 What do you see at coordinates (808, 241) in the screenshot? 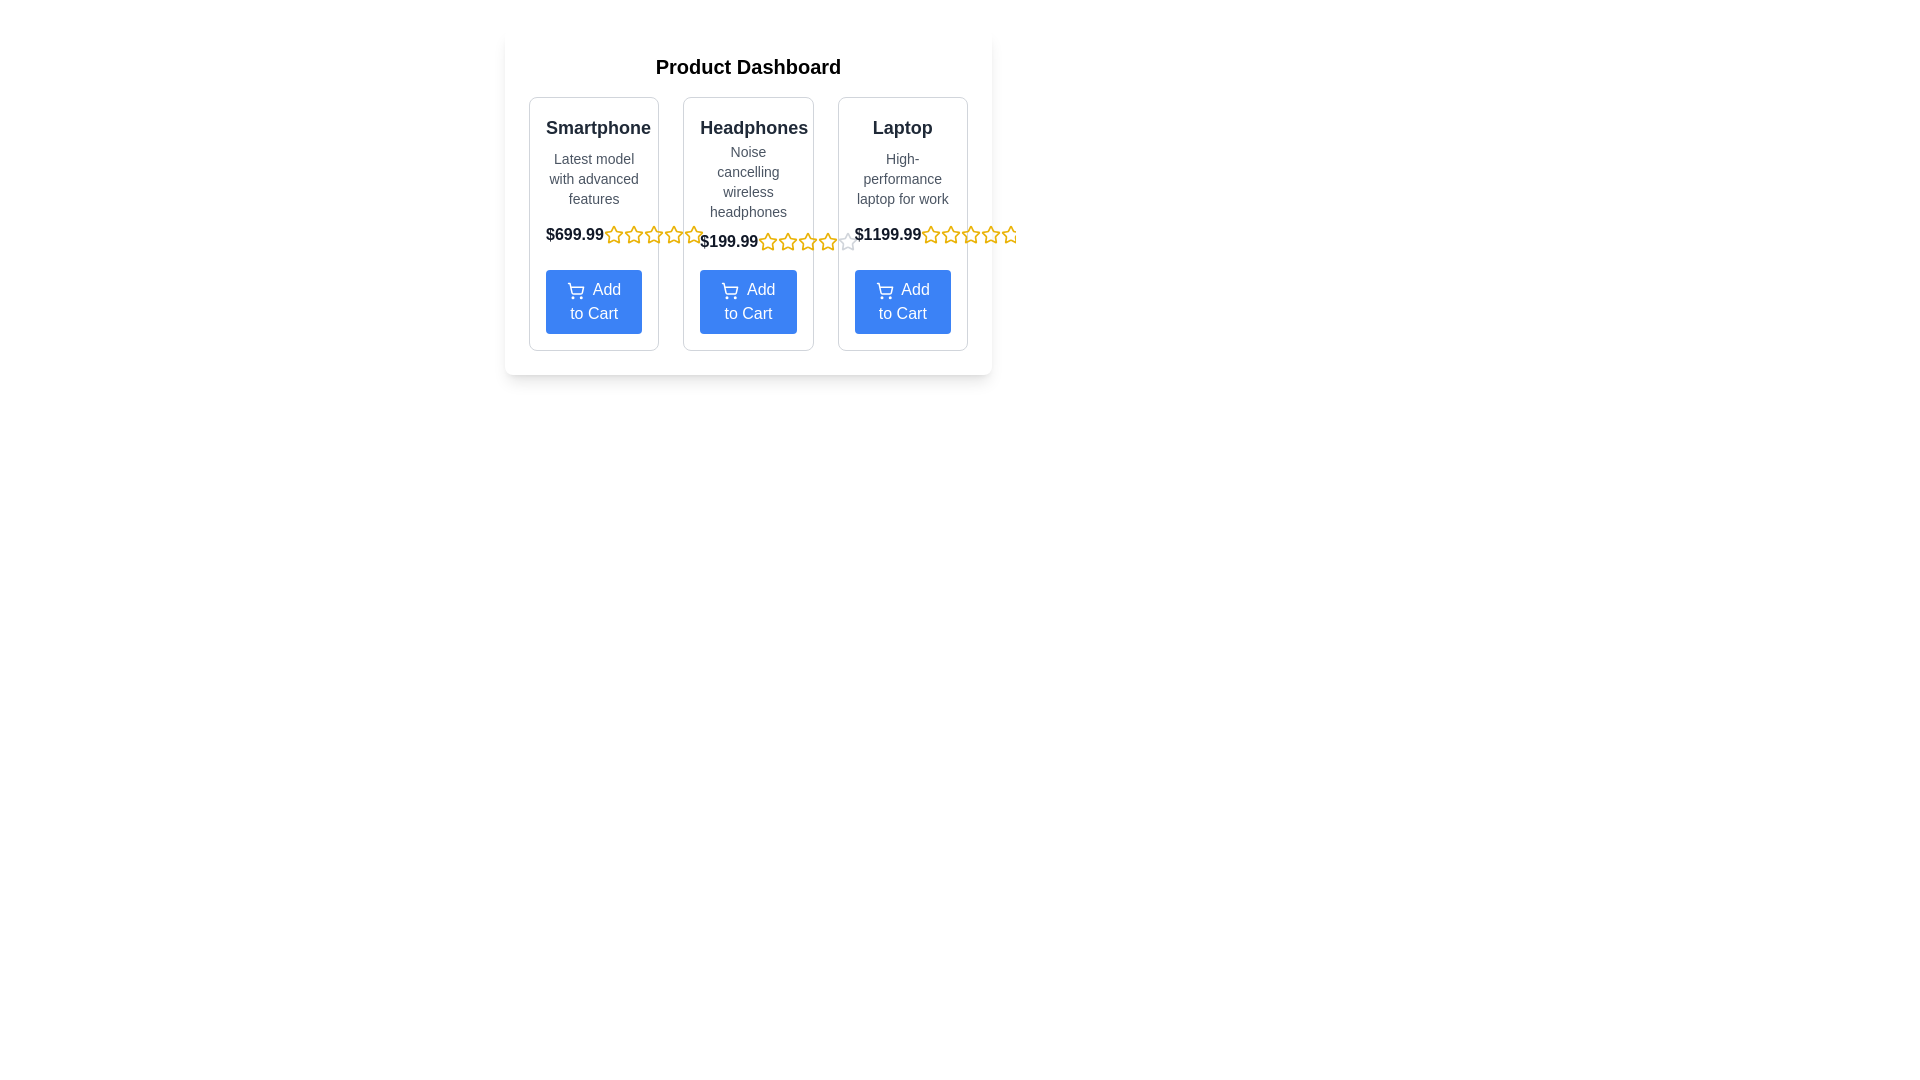
I see `the fourth star icon in the rating interface for the 'Headphones' product to indicate a rating` at bounding box center [808, 241].